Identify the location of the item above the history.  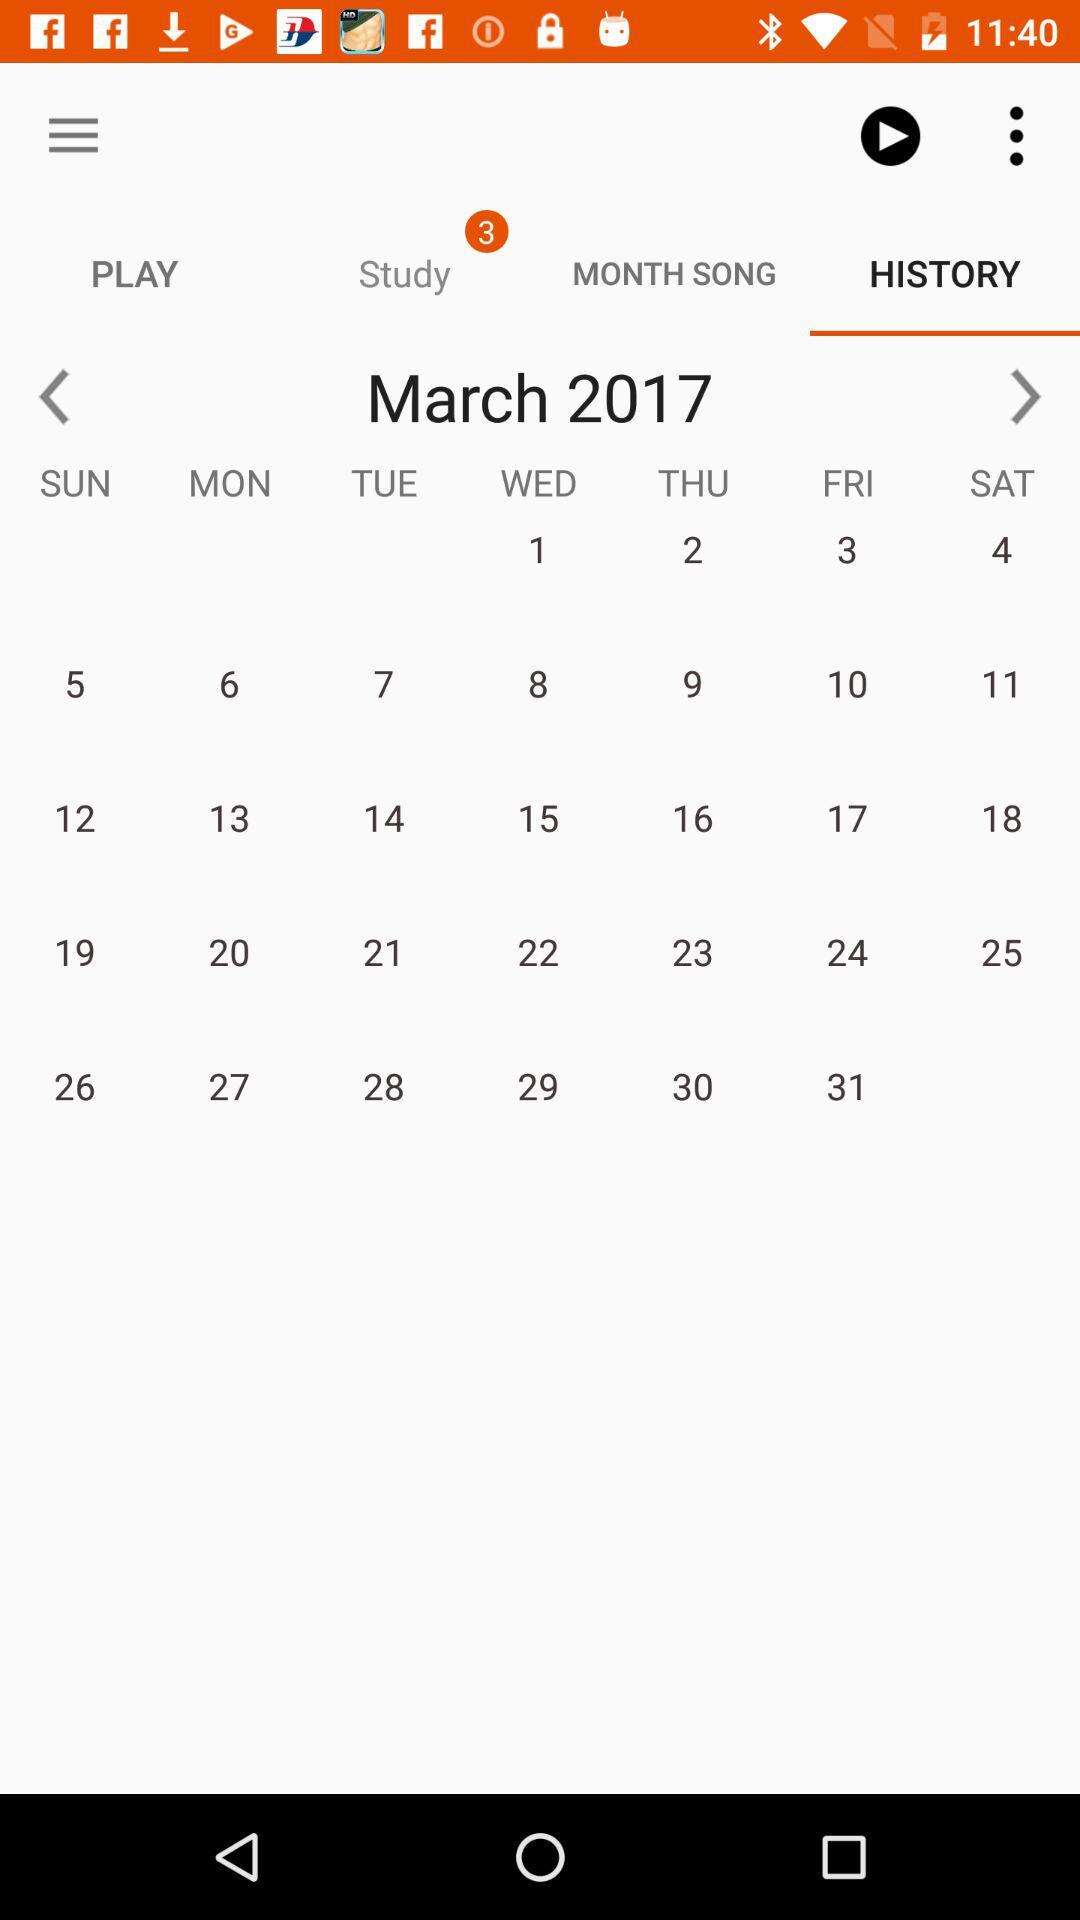
(890, 135).